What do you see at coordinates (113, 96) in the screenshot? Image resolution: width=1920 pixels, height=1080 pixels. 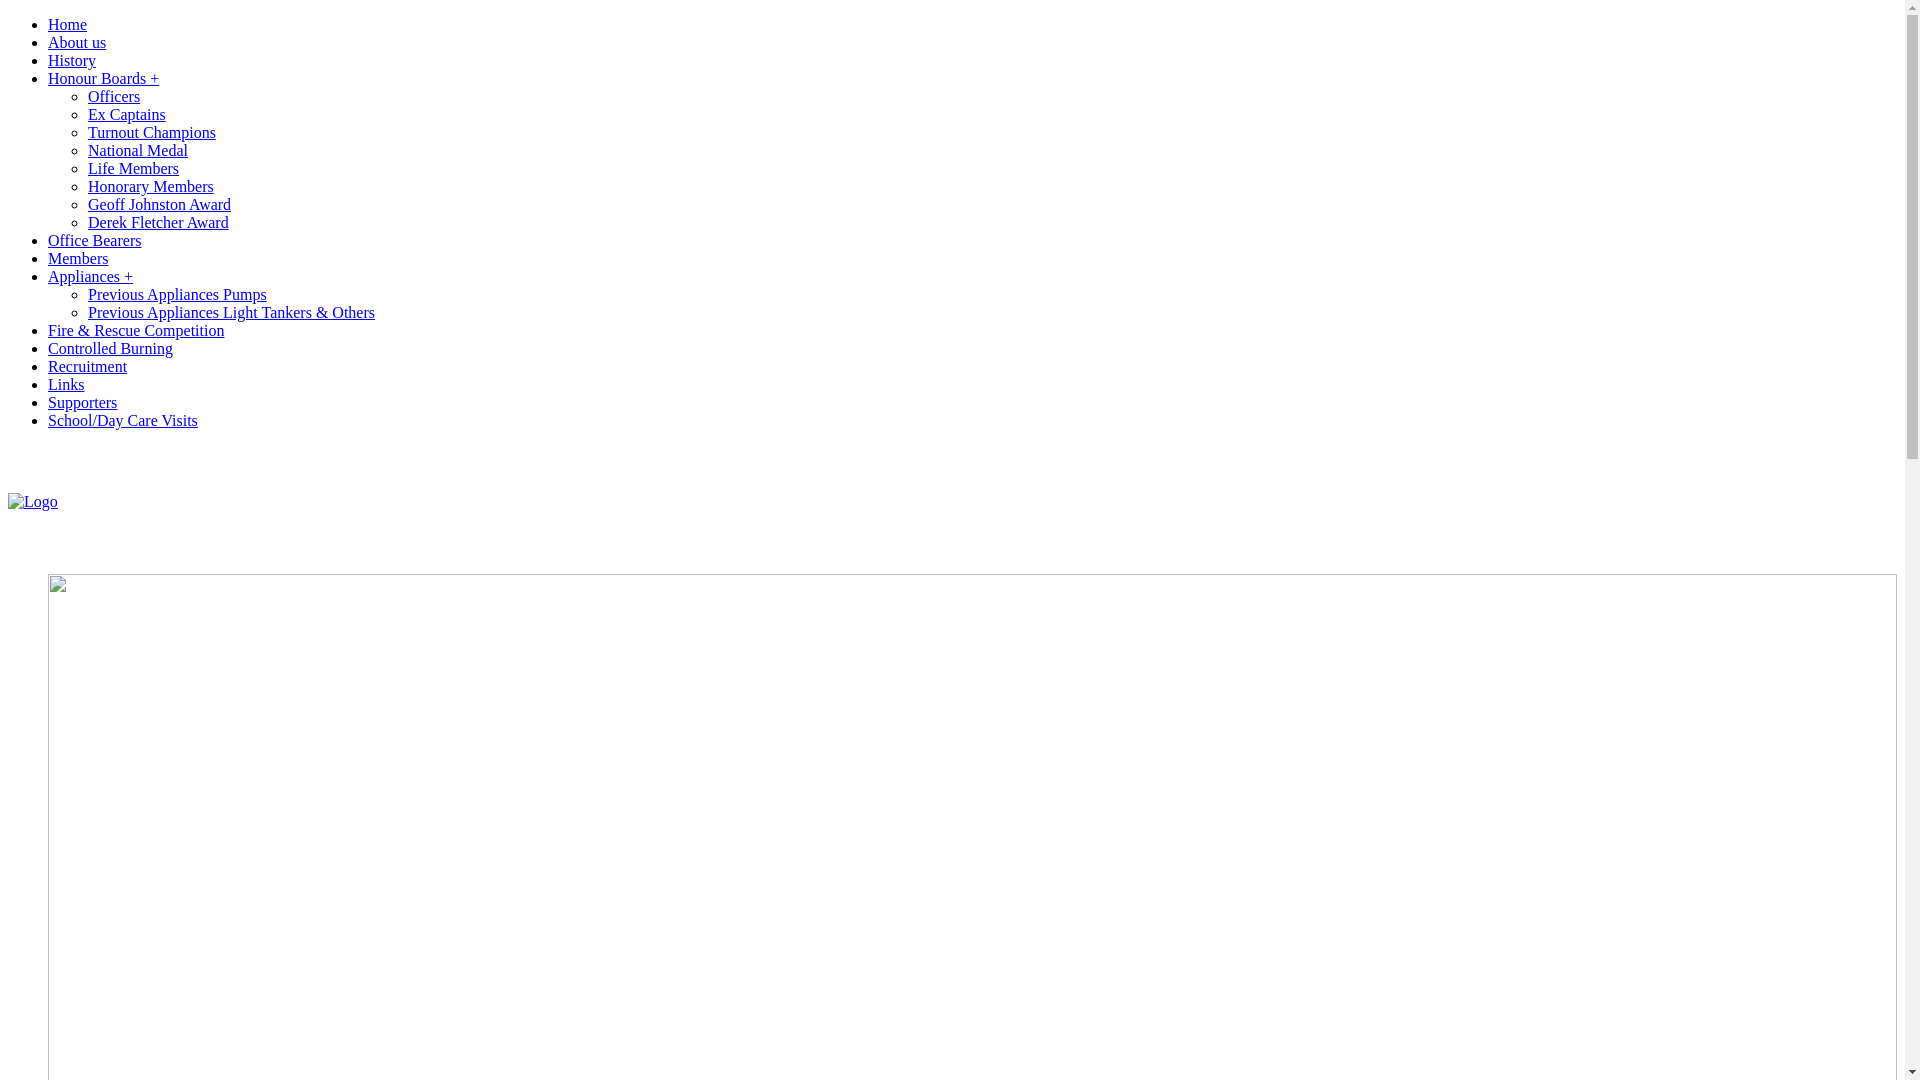 I see `'Officers'` at bounding box center [113, 96].